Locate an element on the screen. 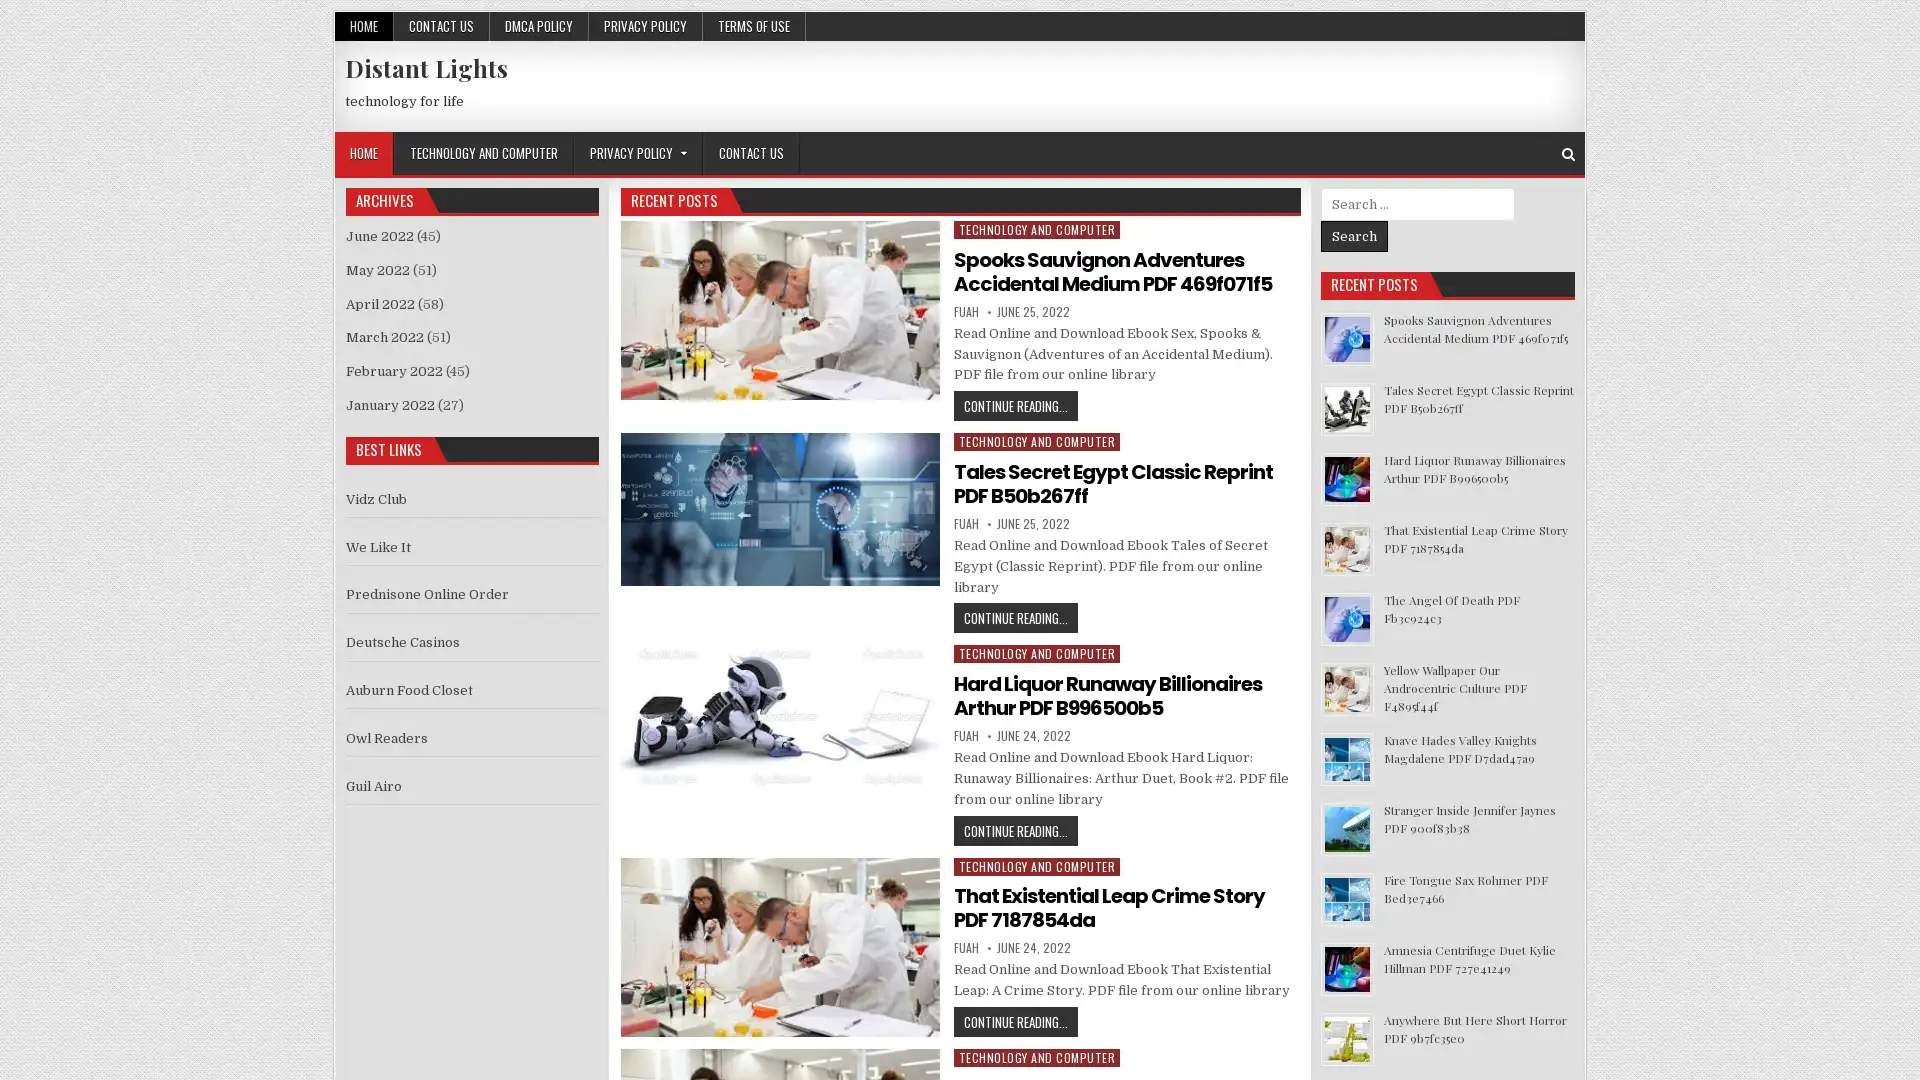 This screenshot has width=1920, height=1080. Search is located at coordinates (1354, 235).